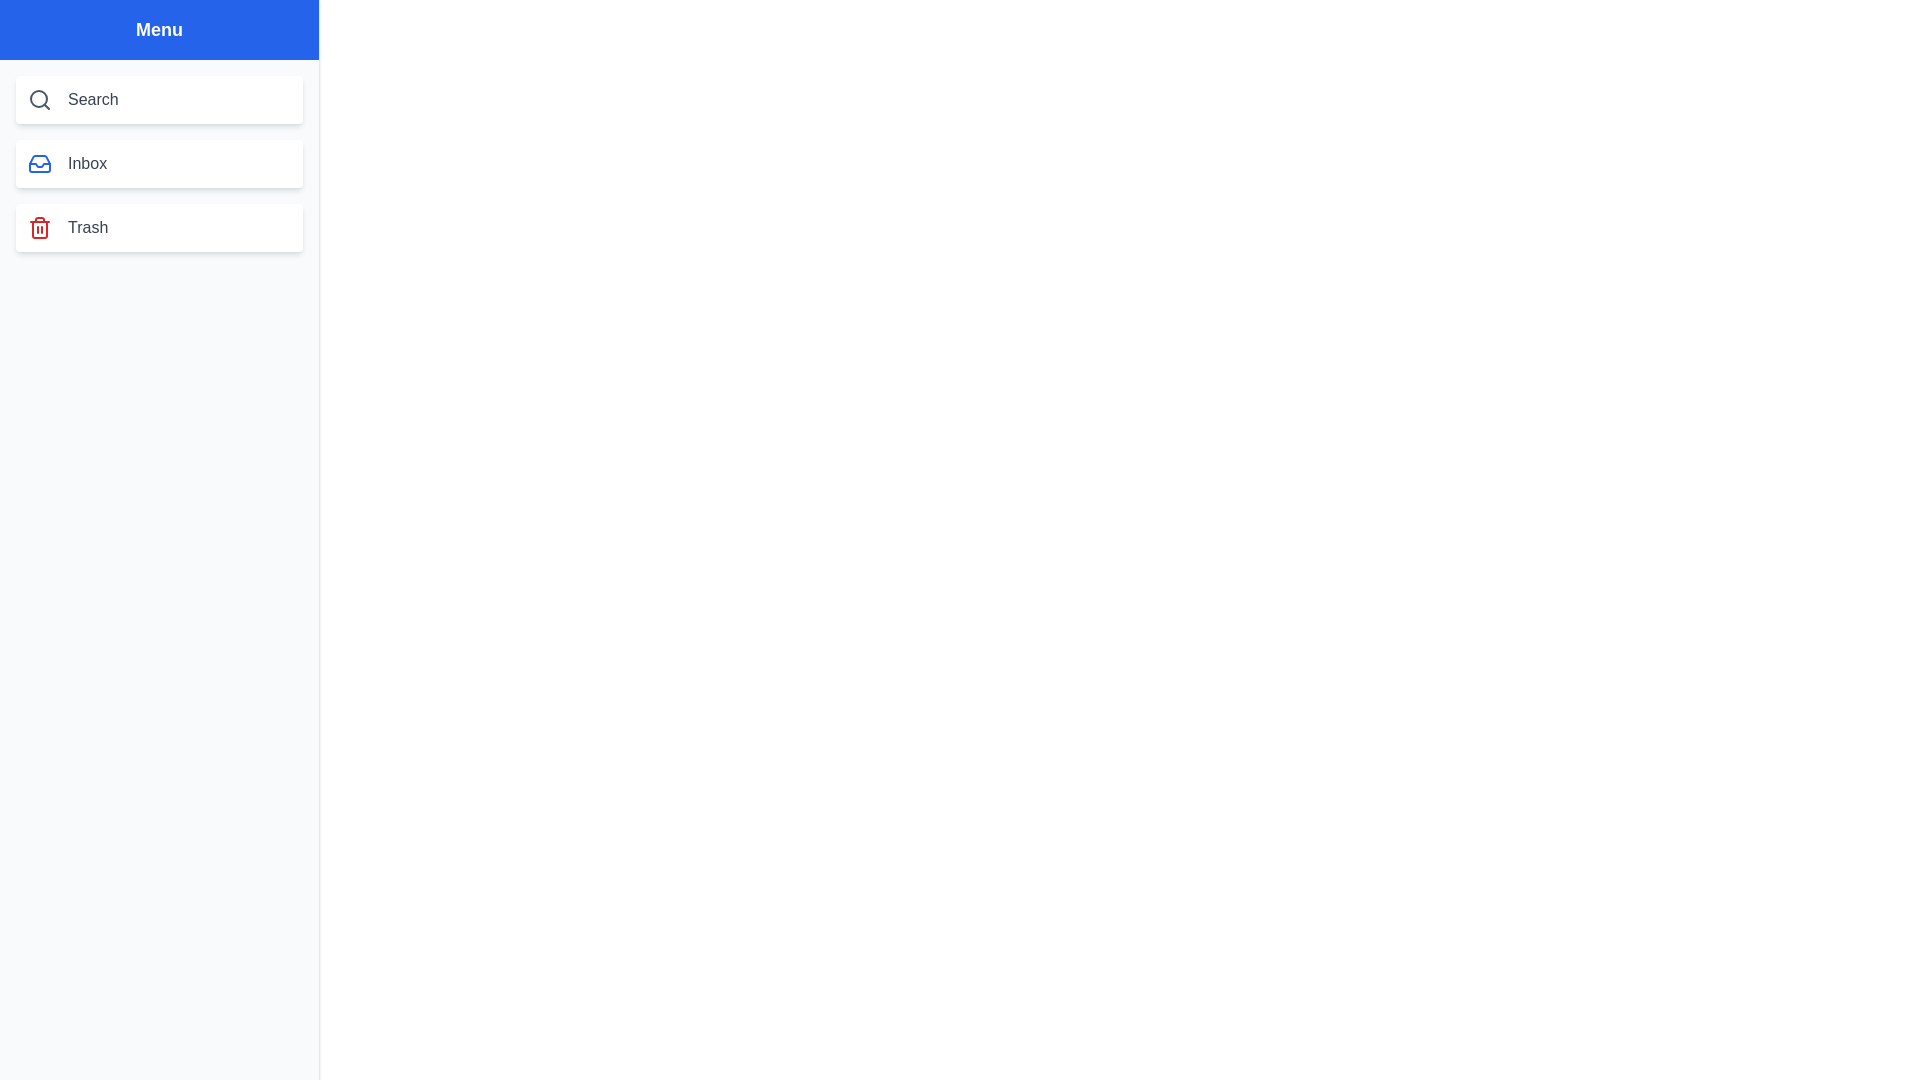 Image resolution: width=1920 pixels, height=1080 pixels. Describe the element at coordinates (158, 100) in the screenshot. I see `the menu item Search by clicking on it` at that location.